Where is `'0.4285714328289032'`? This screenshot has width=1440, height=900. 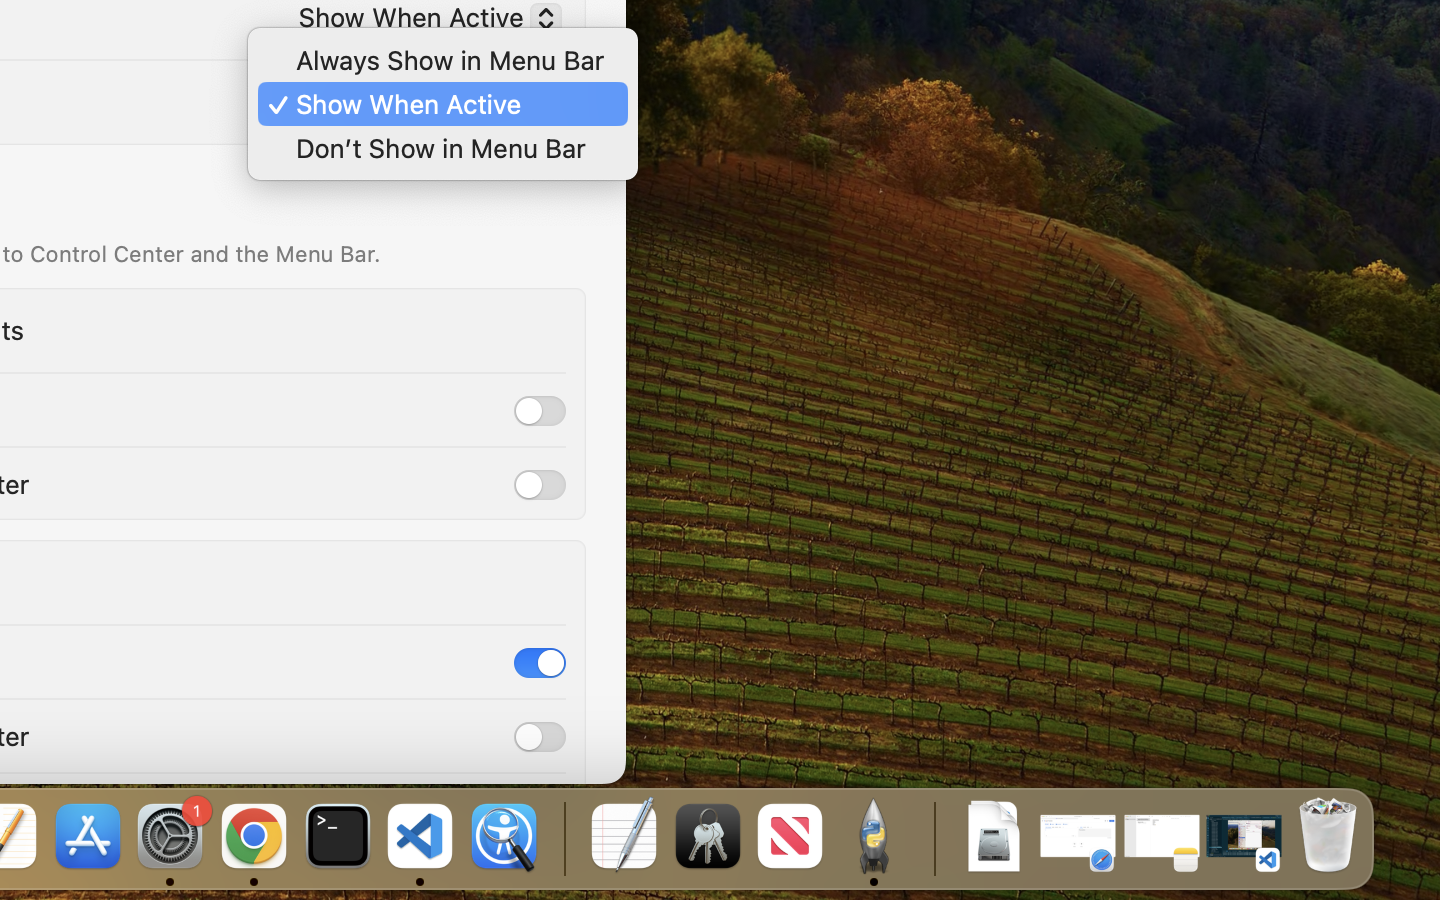 '0.4285714328289032' is located at coordinates (562, 837).